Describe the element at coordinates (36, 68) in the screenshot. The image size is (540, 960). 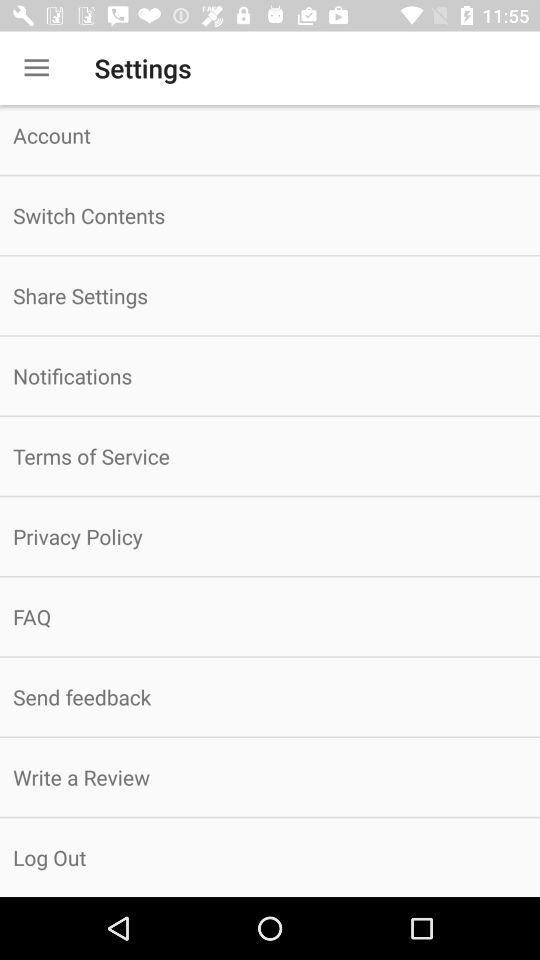
I see `icon above account` at that location.